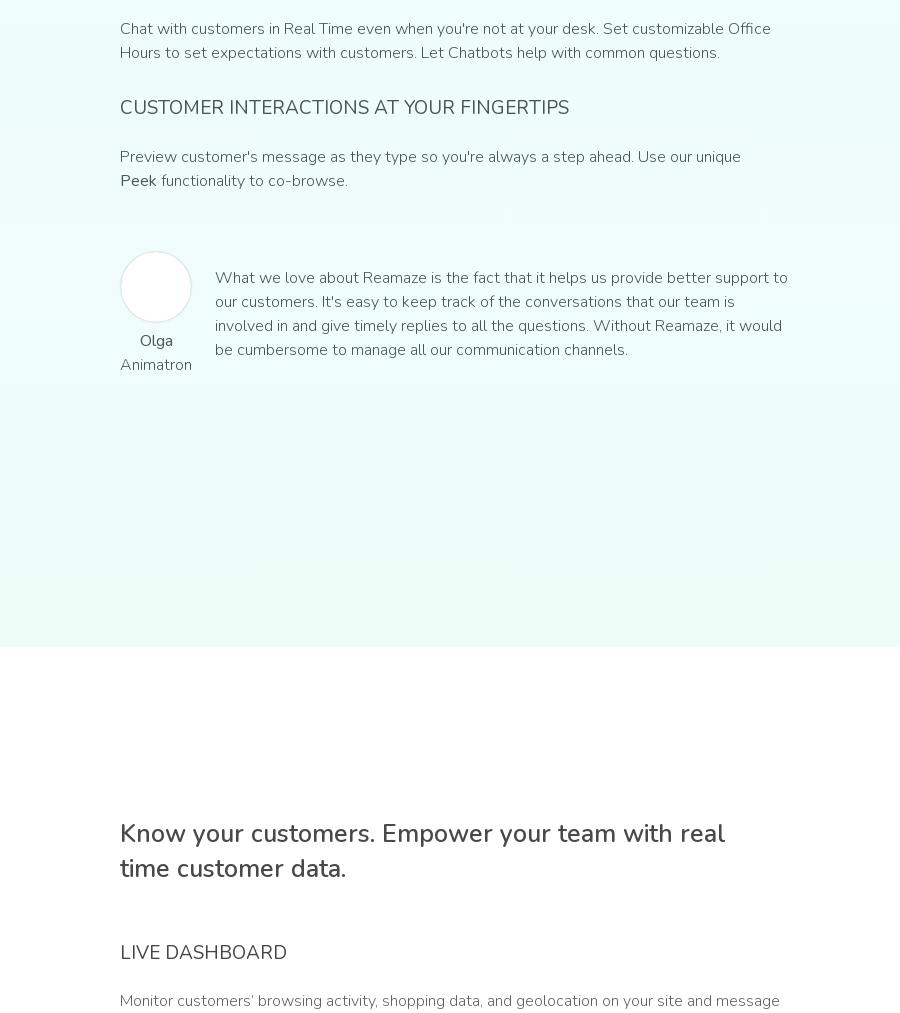 Image resolution: width=900 pixels, height=1013 pixels. Describe the element at coordinates (251, 180) in the screenshot. I see `'functionality to co-browse.'` at that location.